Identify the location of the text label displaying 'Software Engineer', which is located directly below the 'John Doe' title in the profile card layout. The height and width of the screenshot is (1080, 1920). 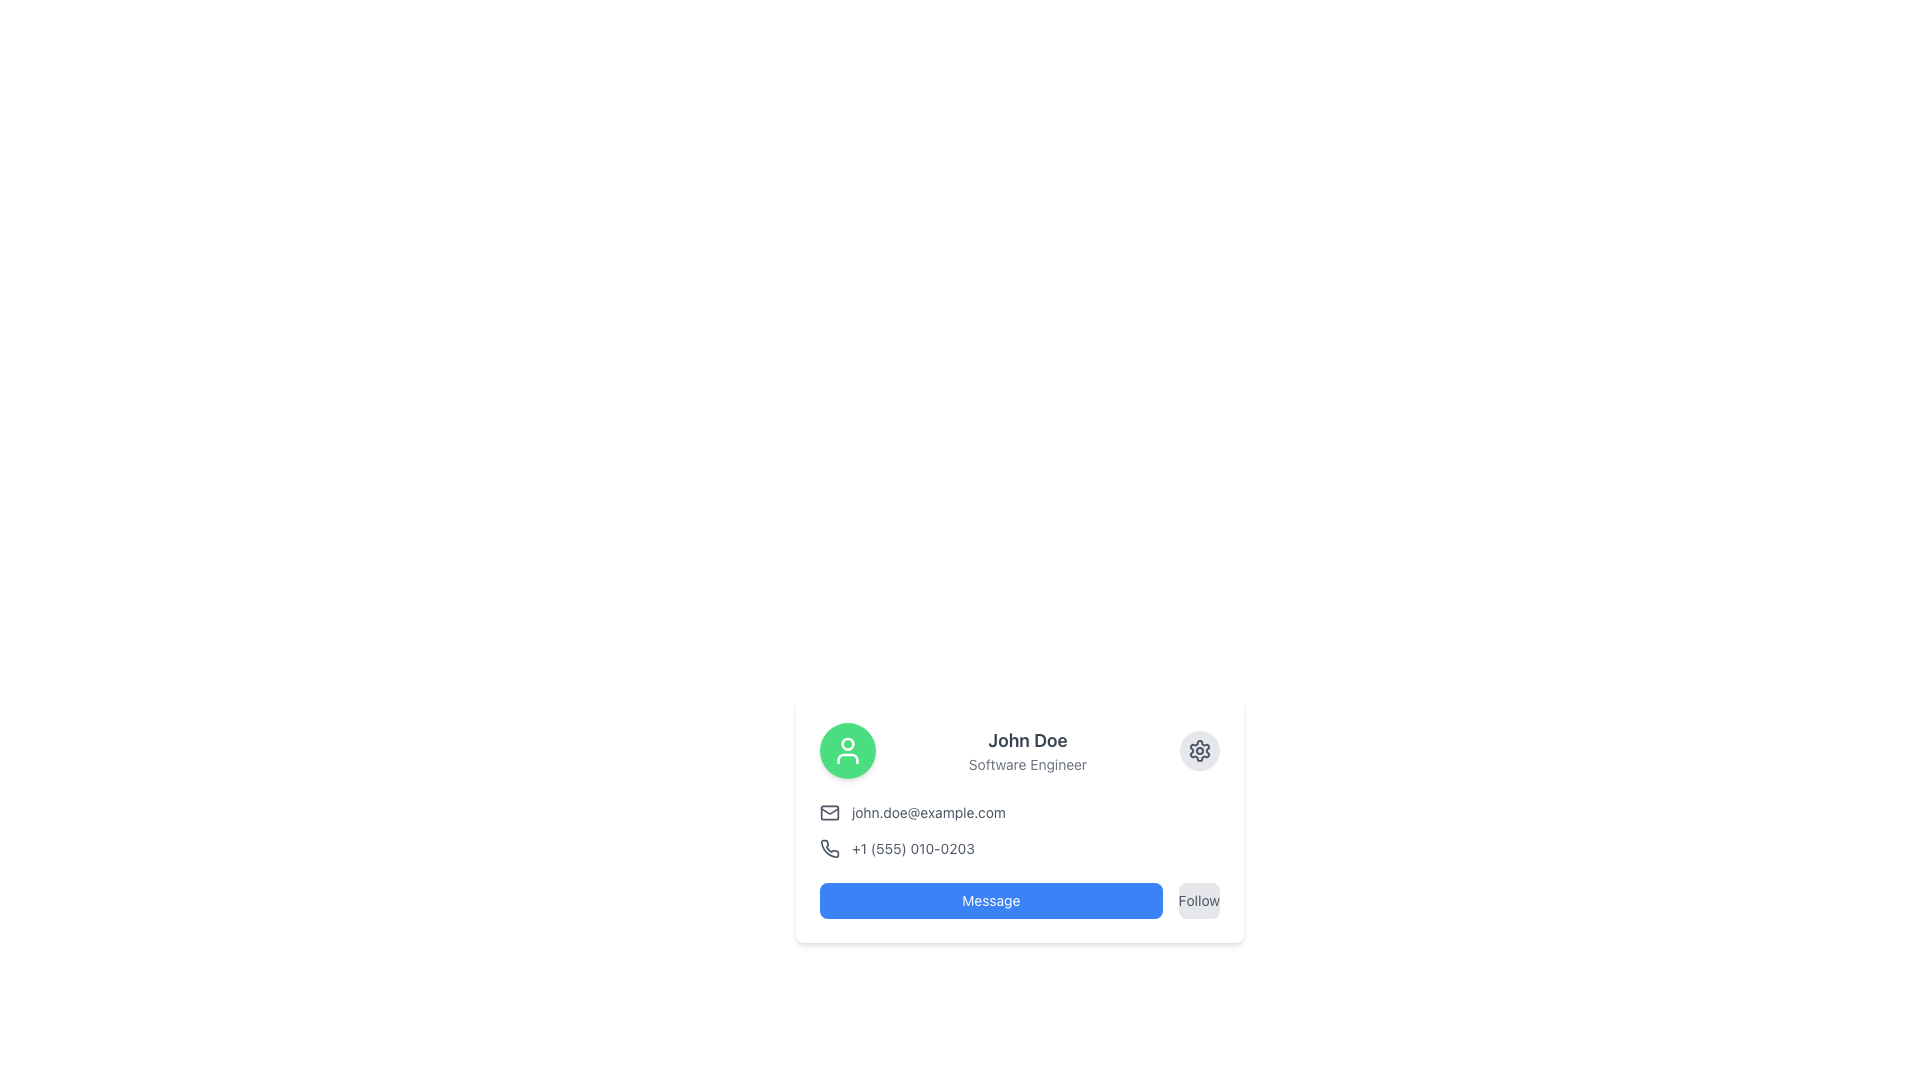
(1027, 764).